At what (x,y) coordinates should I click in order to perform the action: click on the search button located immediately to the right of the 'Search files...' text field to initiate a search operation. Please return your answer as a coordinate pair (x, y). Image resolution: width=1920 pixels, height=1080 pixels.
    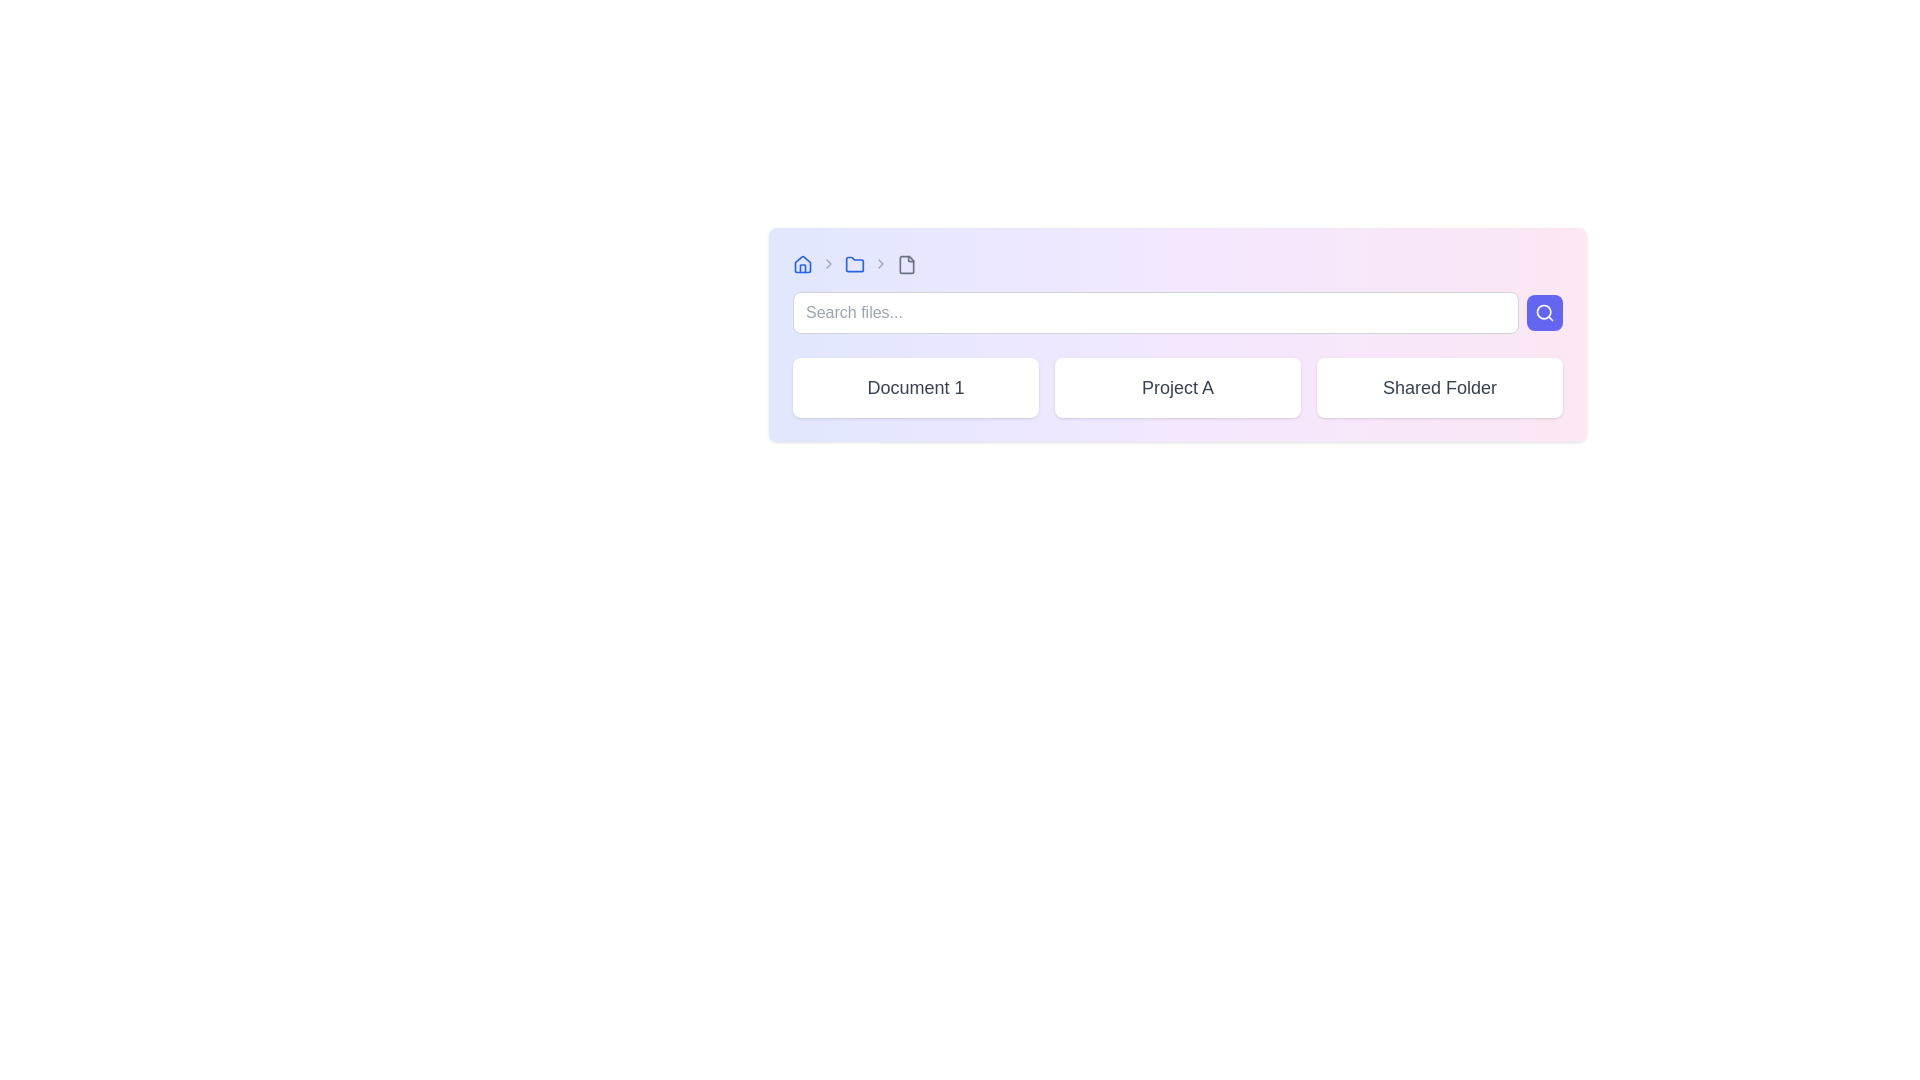
    Looking at the image, I should click on (1544, 312).